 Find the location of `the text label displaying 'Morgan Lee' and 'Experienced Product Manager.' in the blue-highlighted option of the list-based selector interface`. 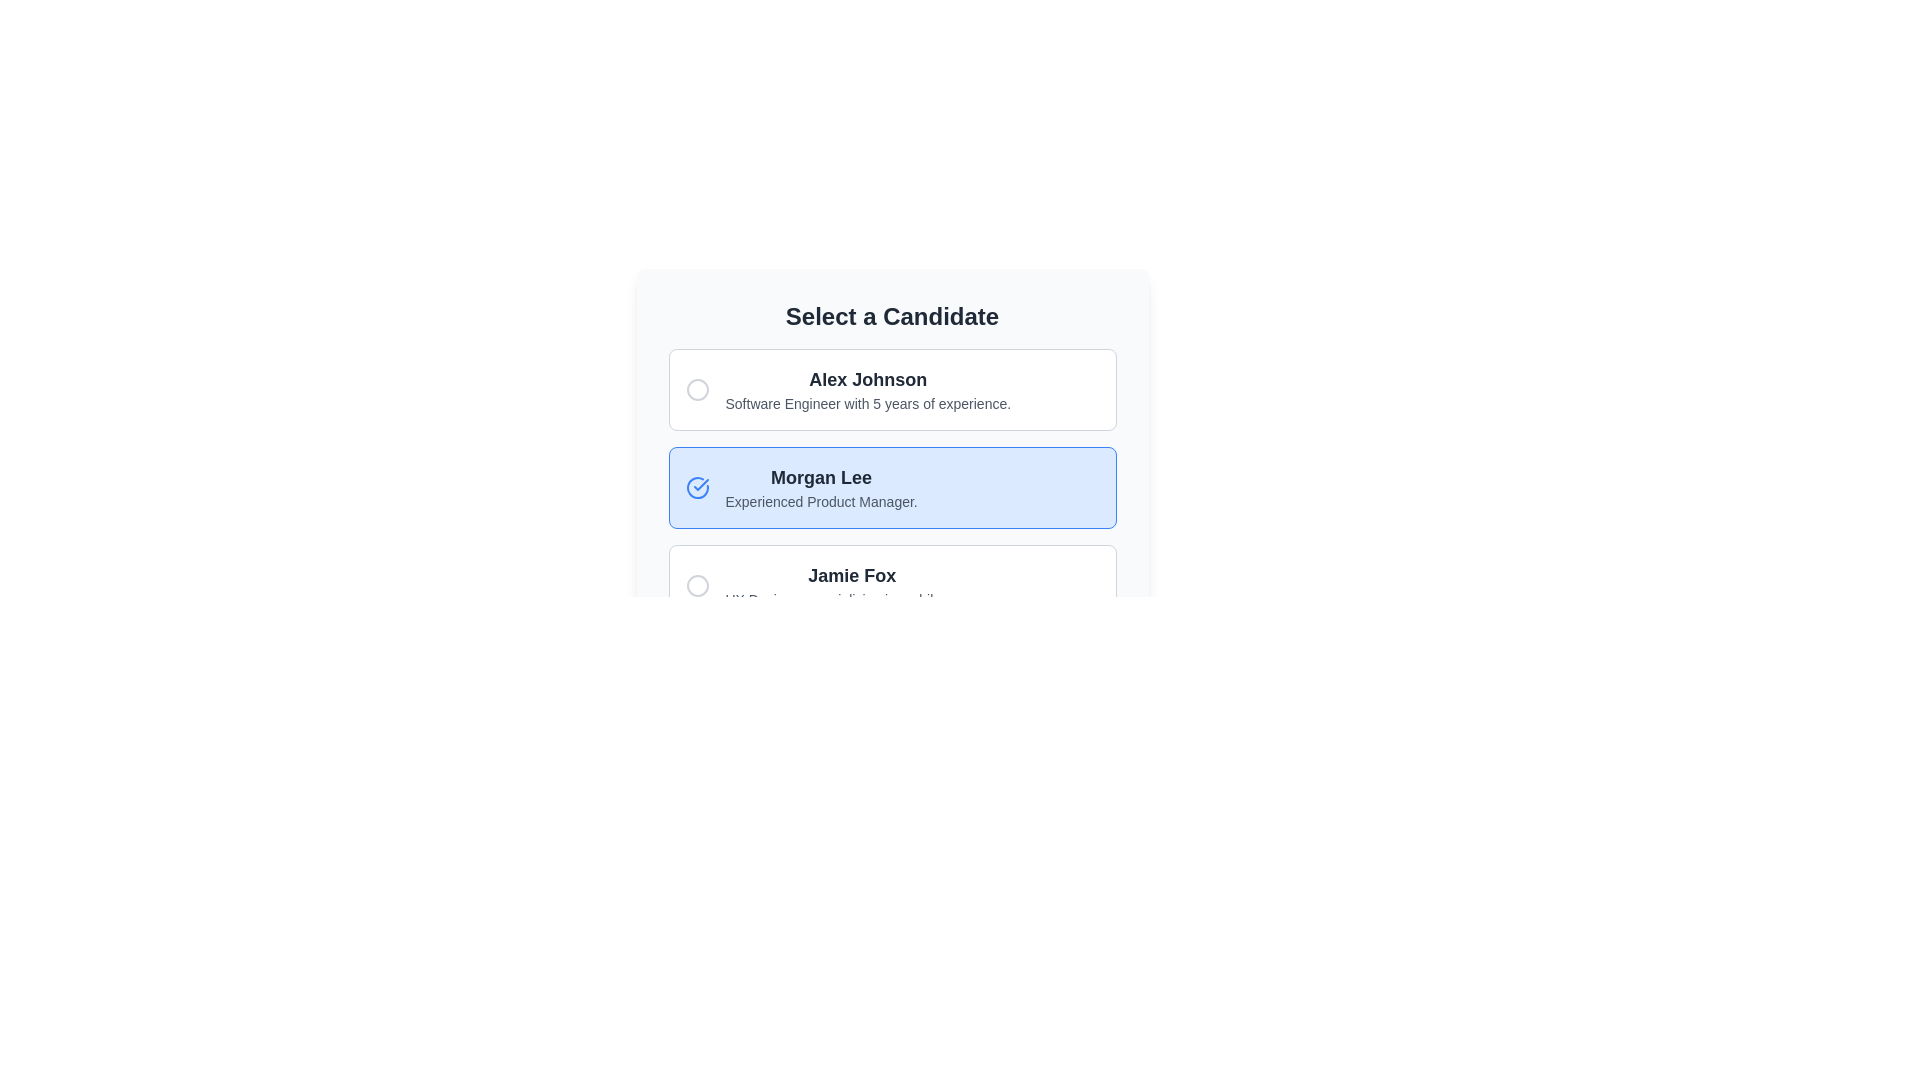

the text label displaying 'Morgan Lee' and 'Experienced Product Manager.' in the blue-highlighted option of the list-based selector interface is located at coordinates (821, 488).